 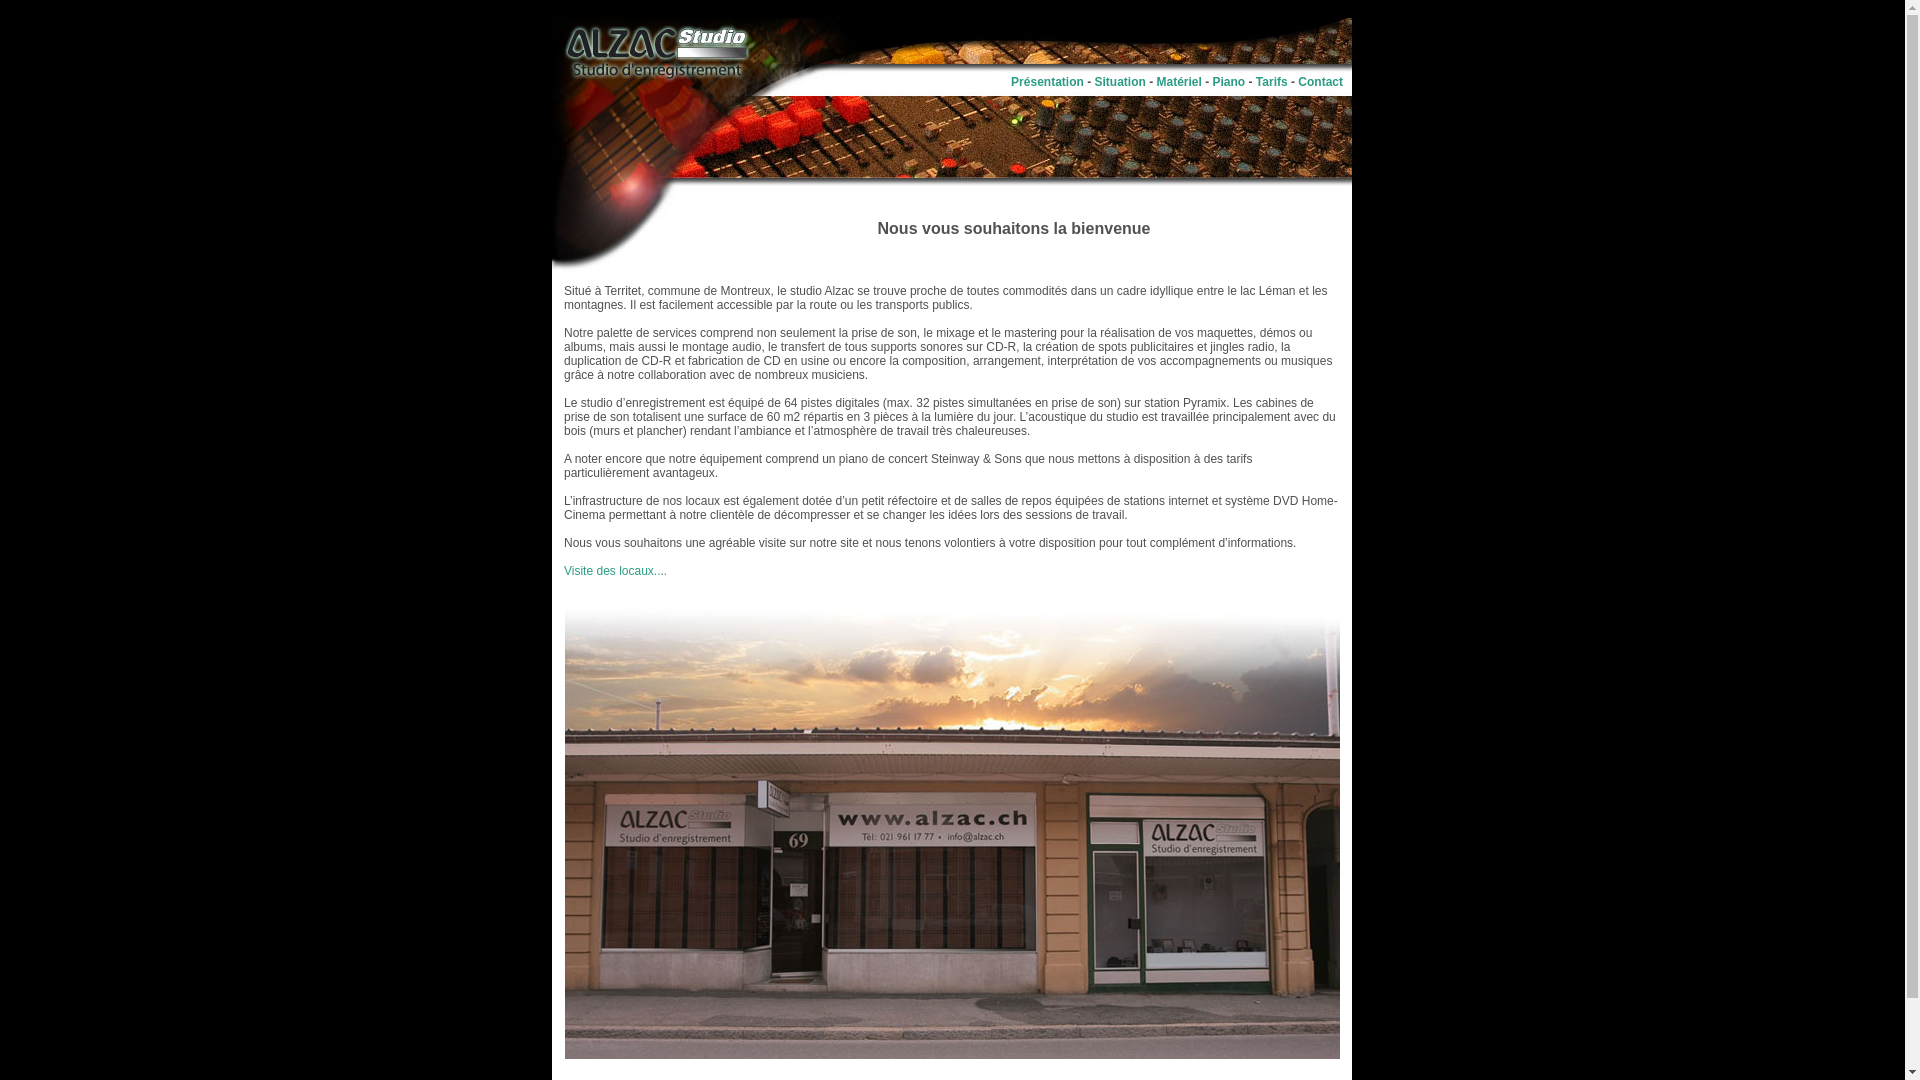 What do you see at coordinates (614, 570) in the screenshot?
I see `'Visite des locaux....'` at bounding box center [614, 570].